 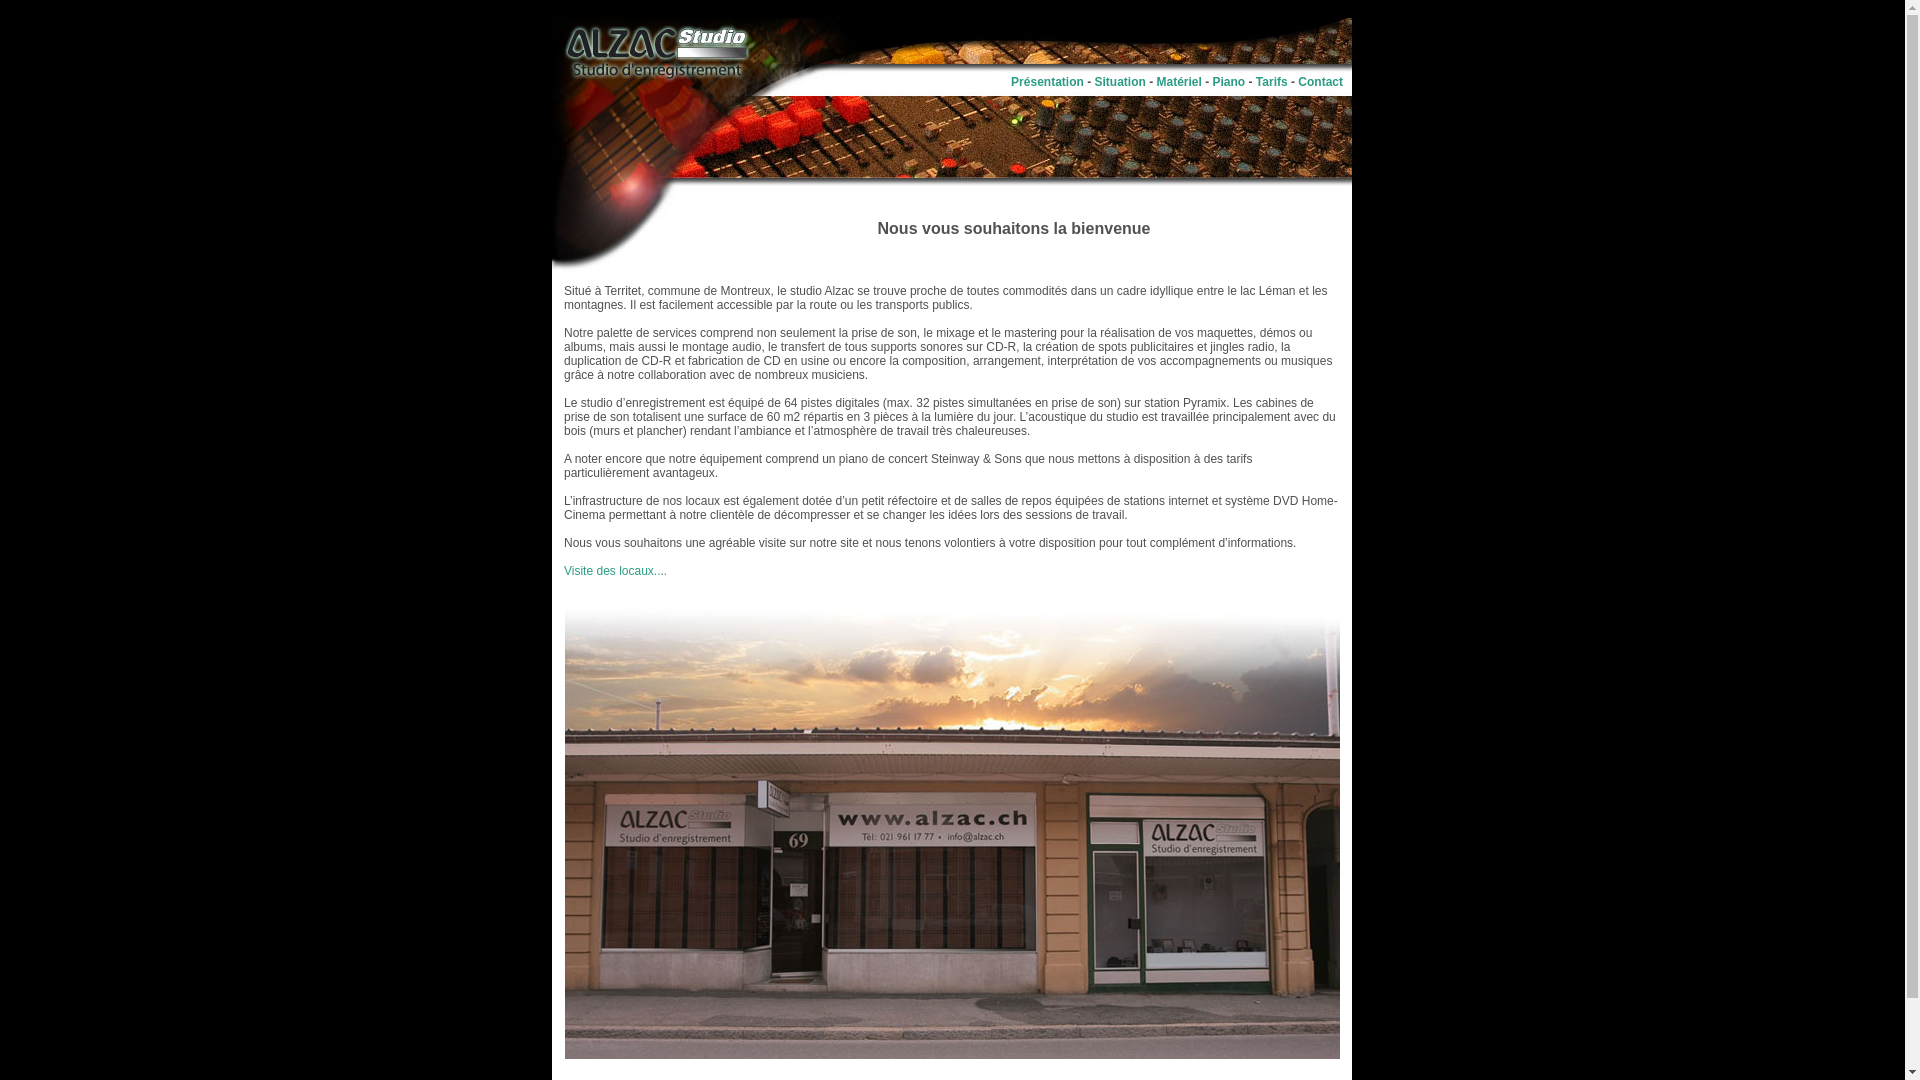 What do you see at coordinates (614, 570) in the screenshot?
I see `'Visite des locaux....'` at bounding box center [614, 570].